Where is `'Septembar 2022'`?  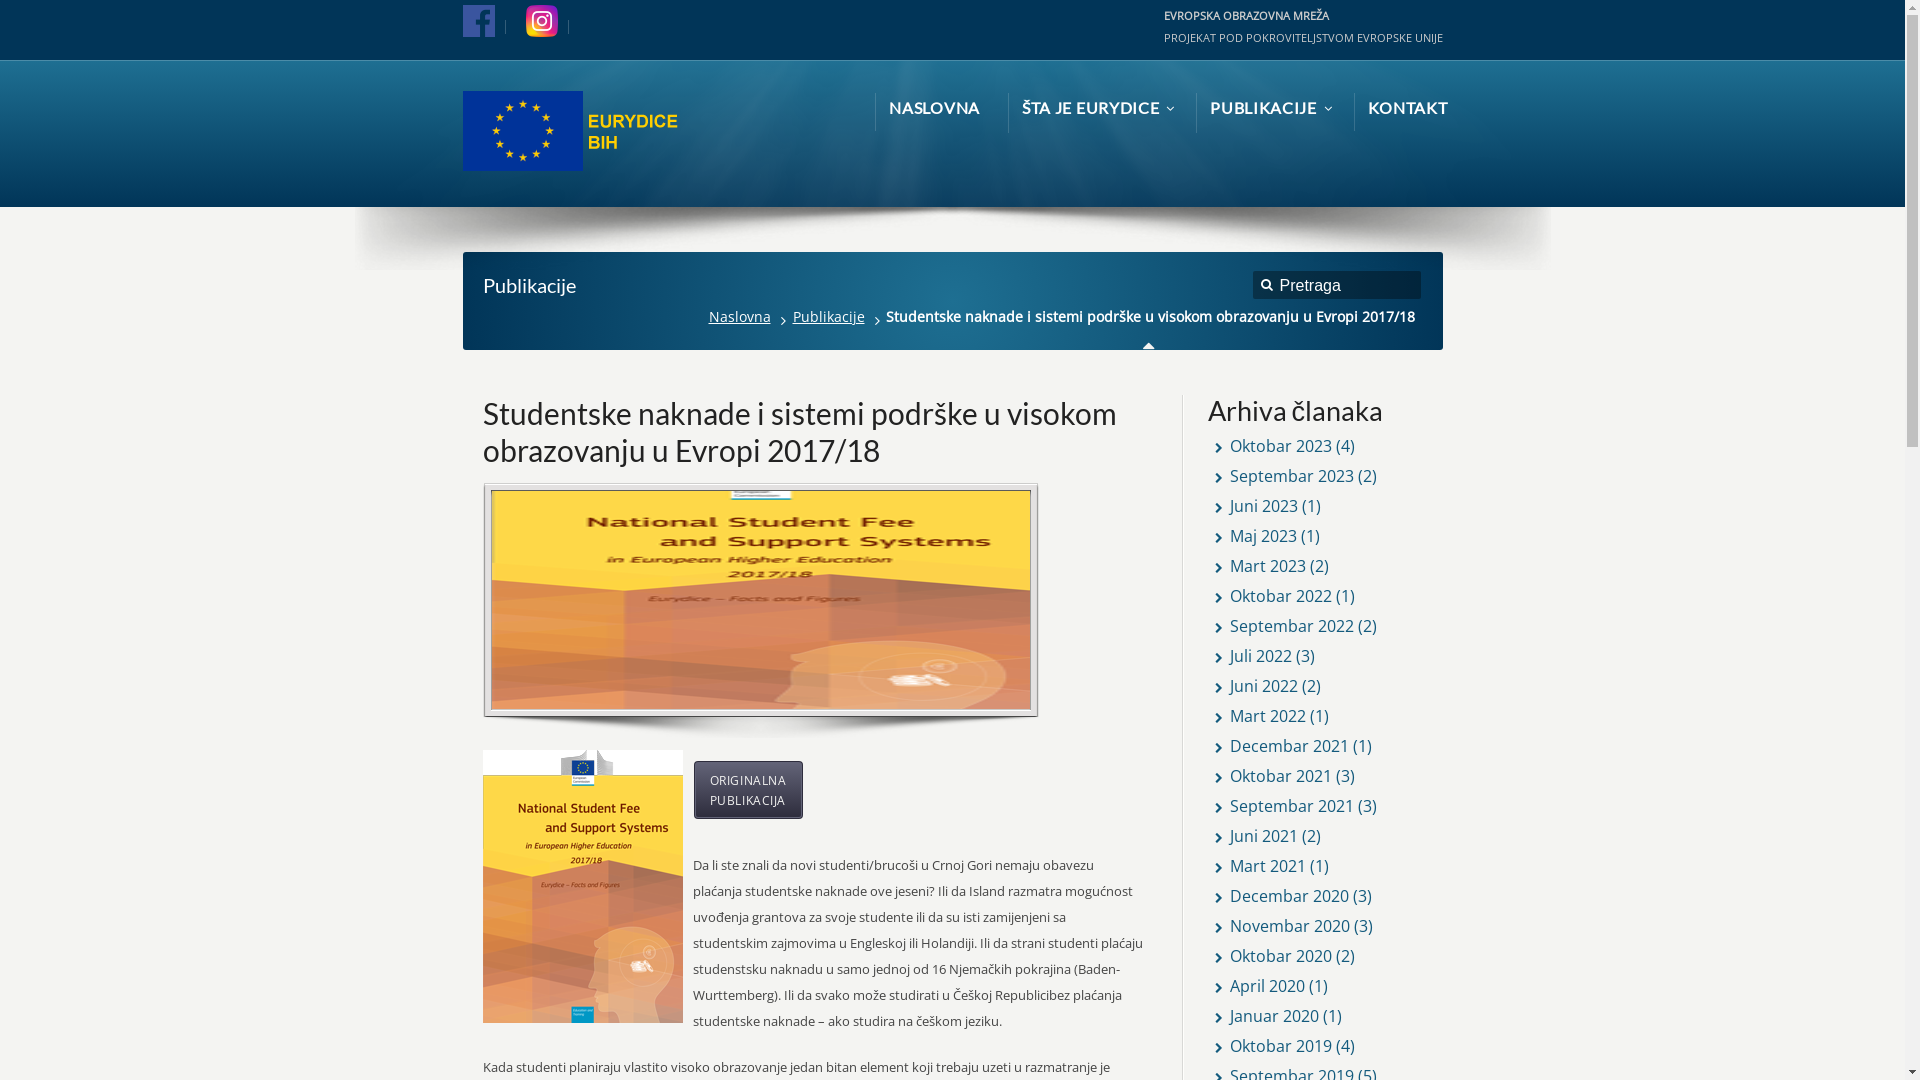
'Septembar 2022' is located at coordinates (1291, 624).